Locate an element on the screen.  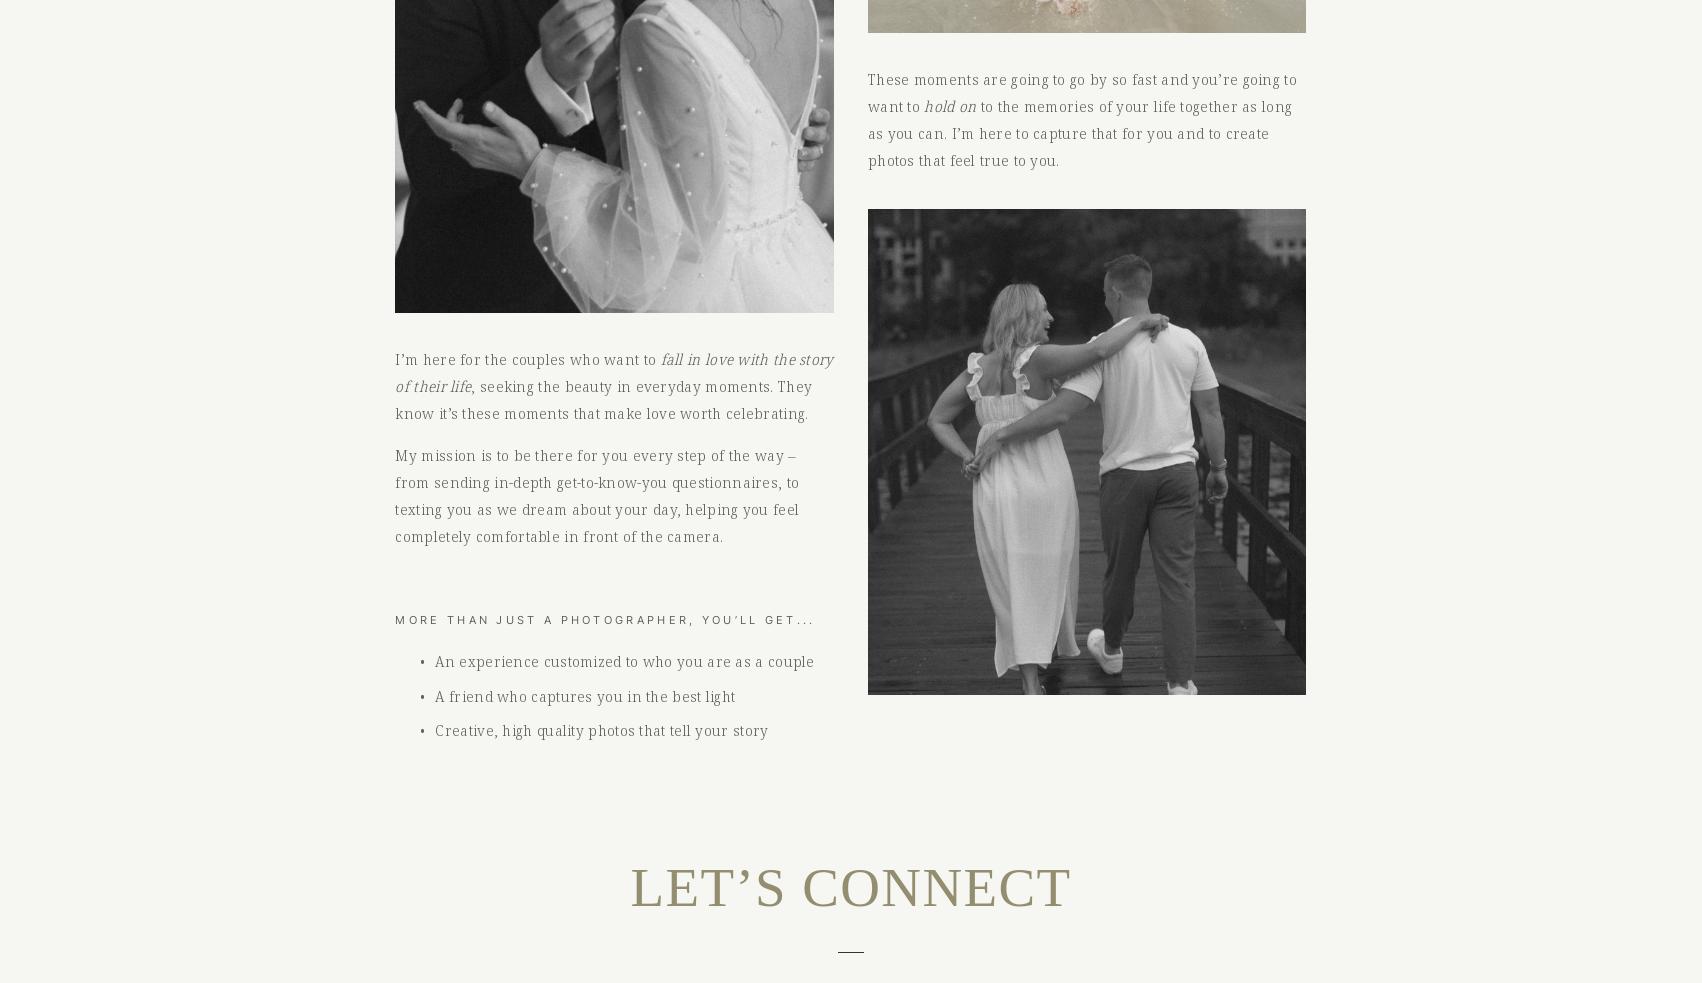
'An experience customized to who you are as a couple' is located at coordinates (624, 660).